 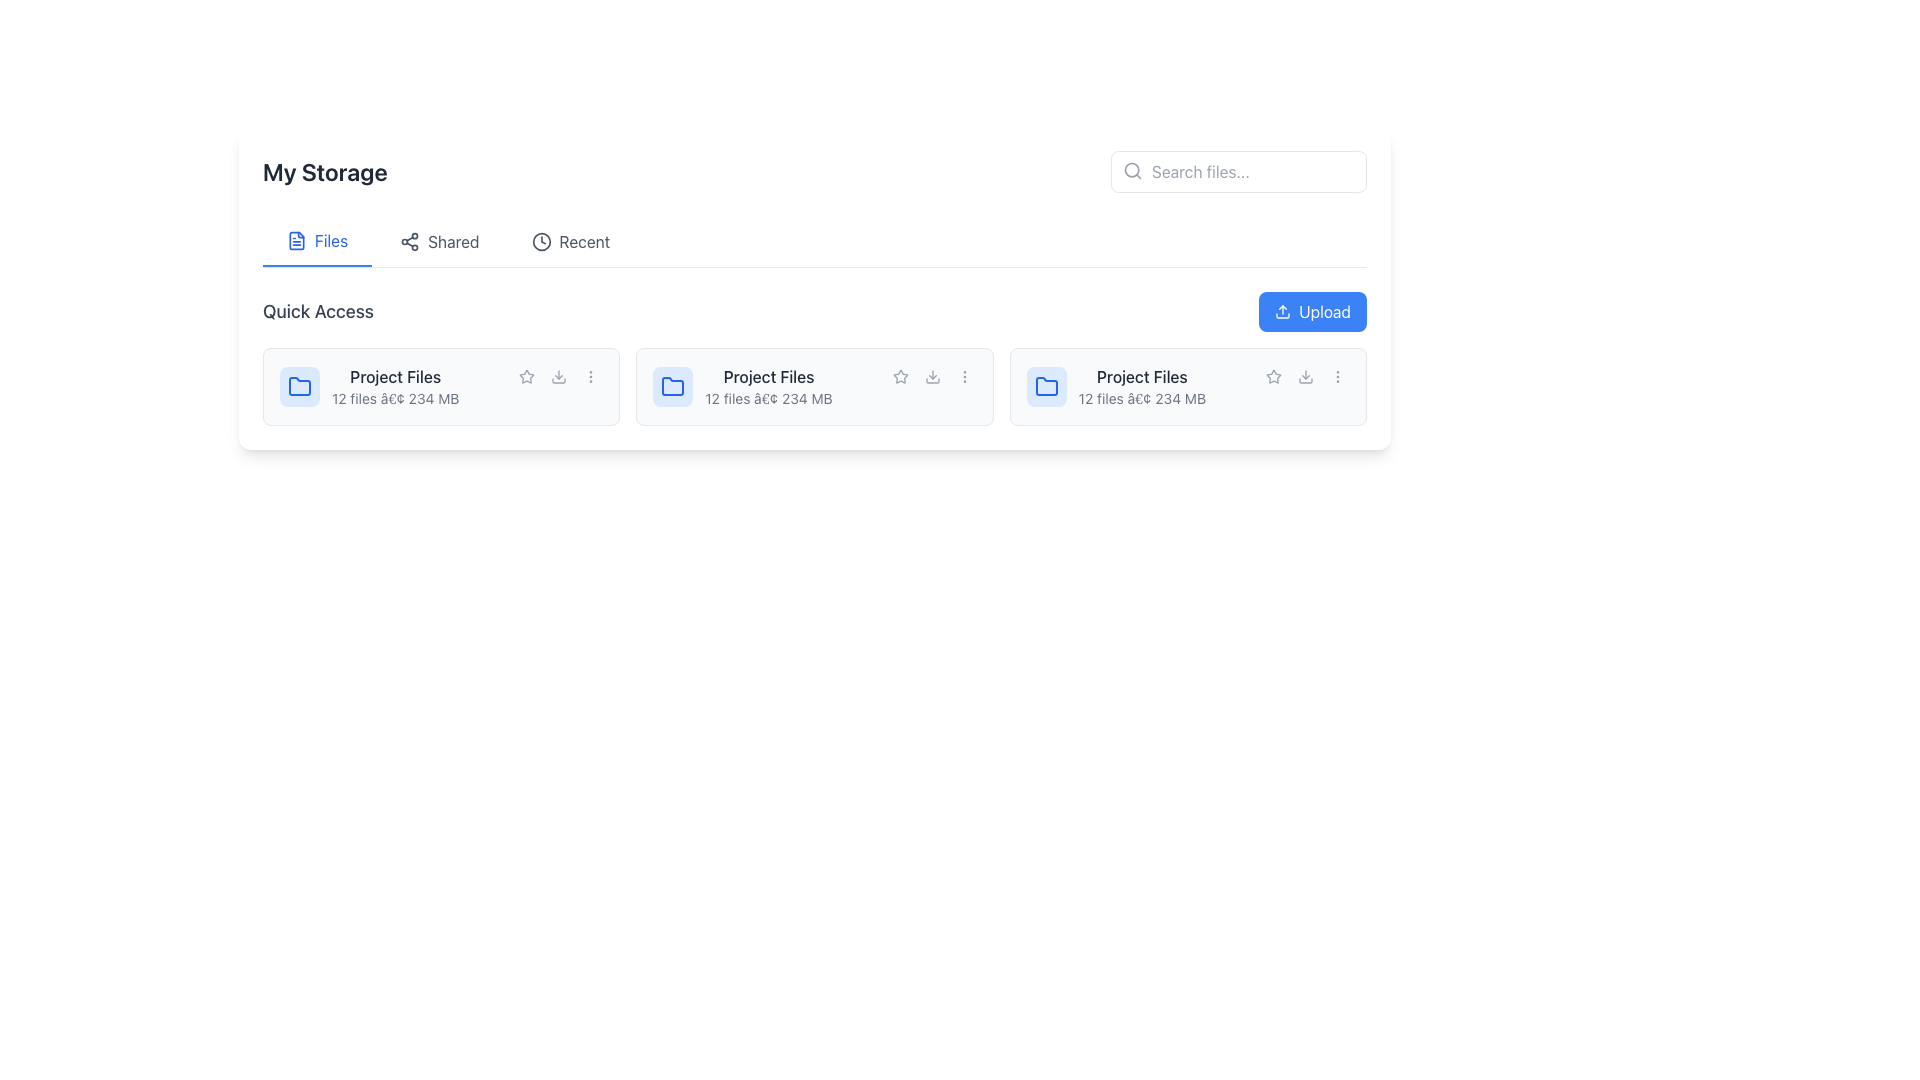 What do you see at coordinates (395, 398) in the screenshot?
I see `the informational text that provides metadata about the associated folder, located below the 'Project Files' text and to the leftmost of three cards in the 'Quick Access' section` at bounding box center [395, 398].